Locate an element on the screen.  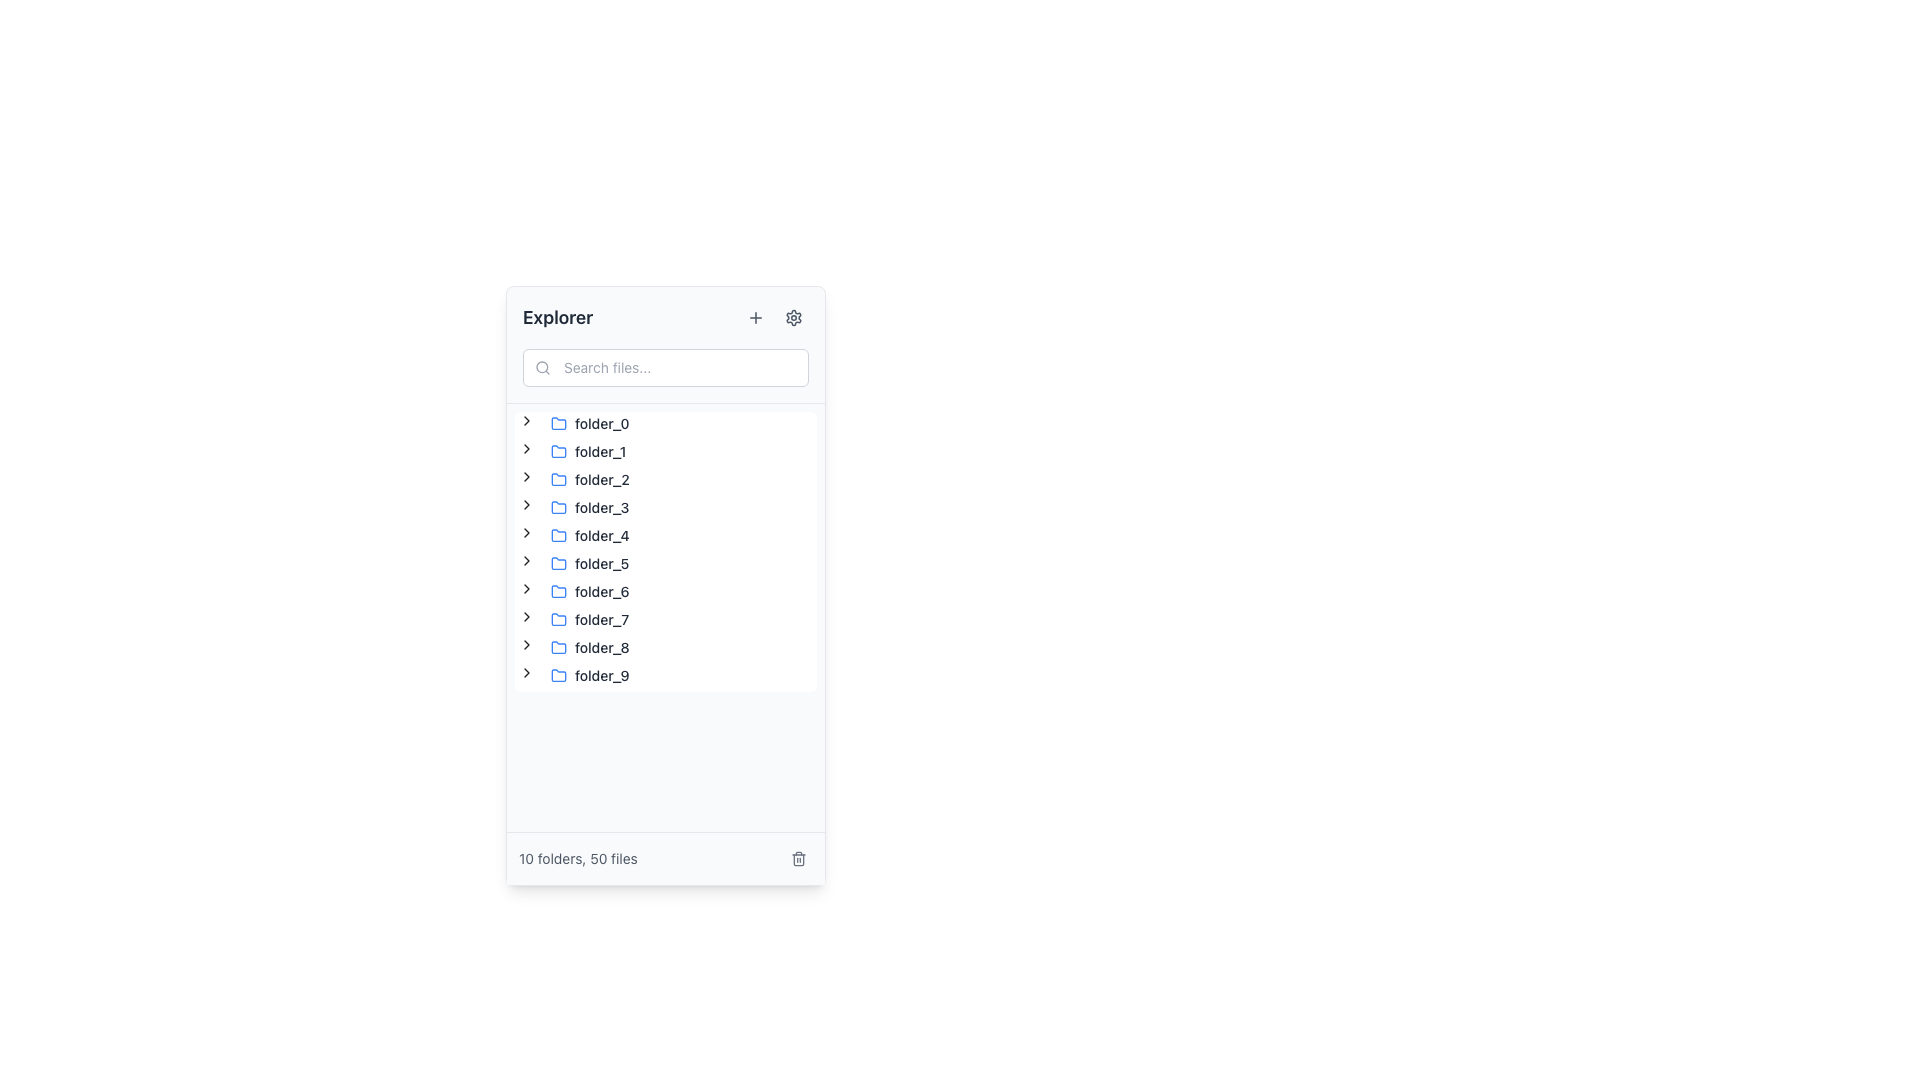
the 'folder_8' tree node label in the file explorer is located at coordinates (589, 648).